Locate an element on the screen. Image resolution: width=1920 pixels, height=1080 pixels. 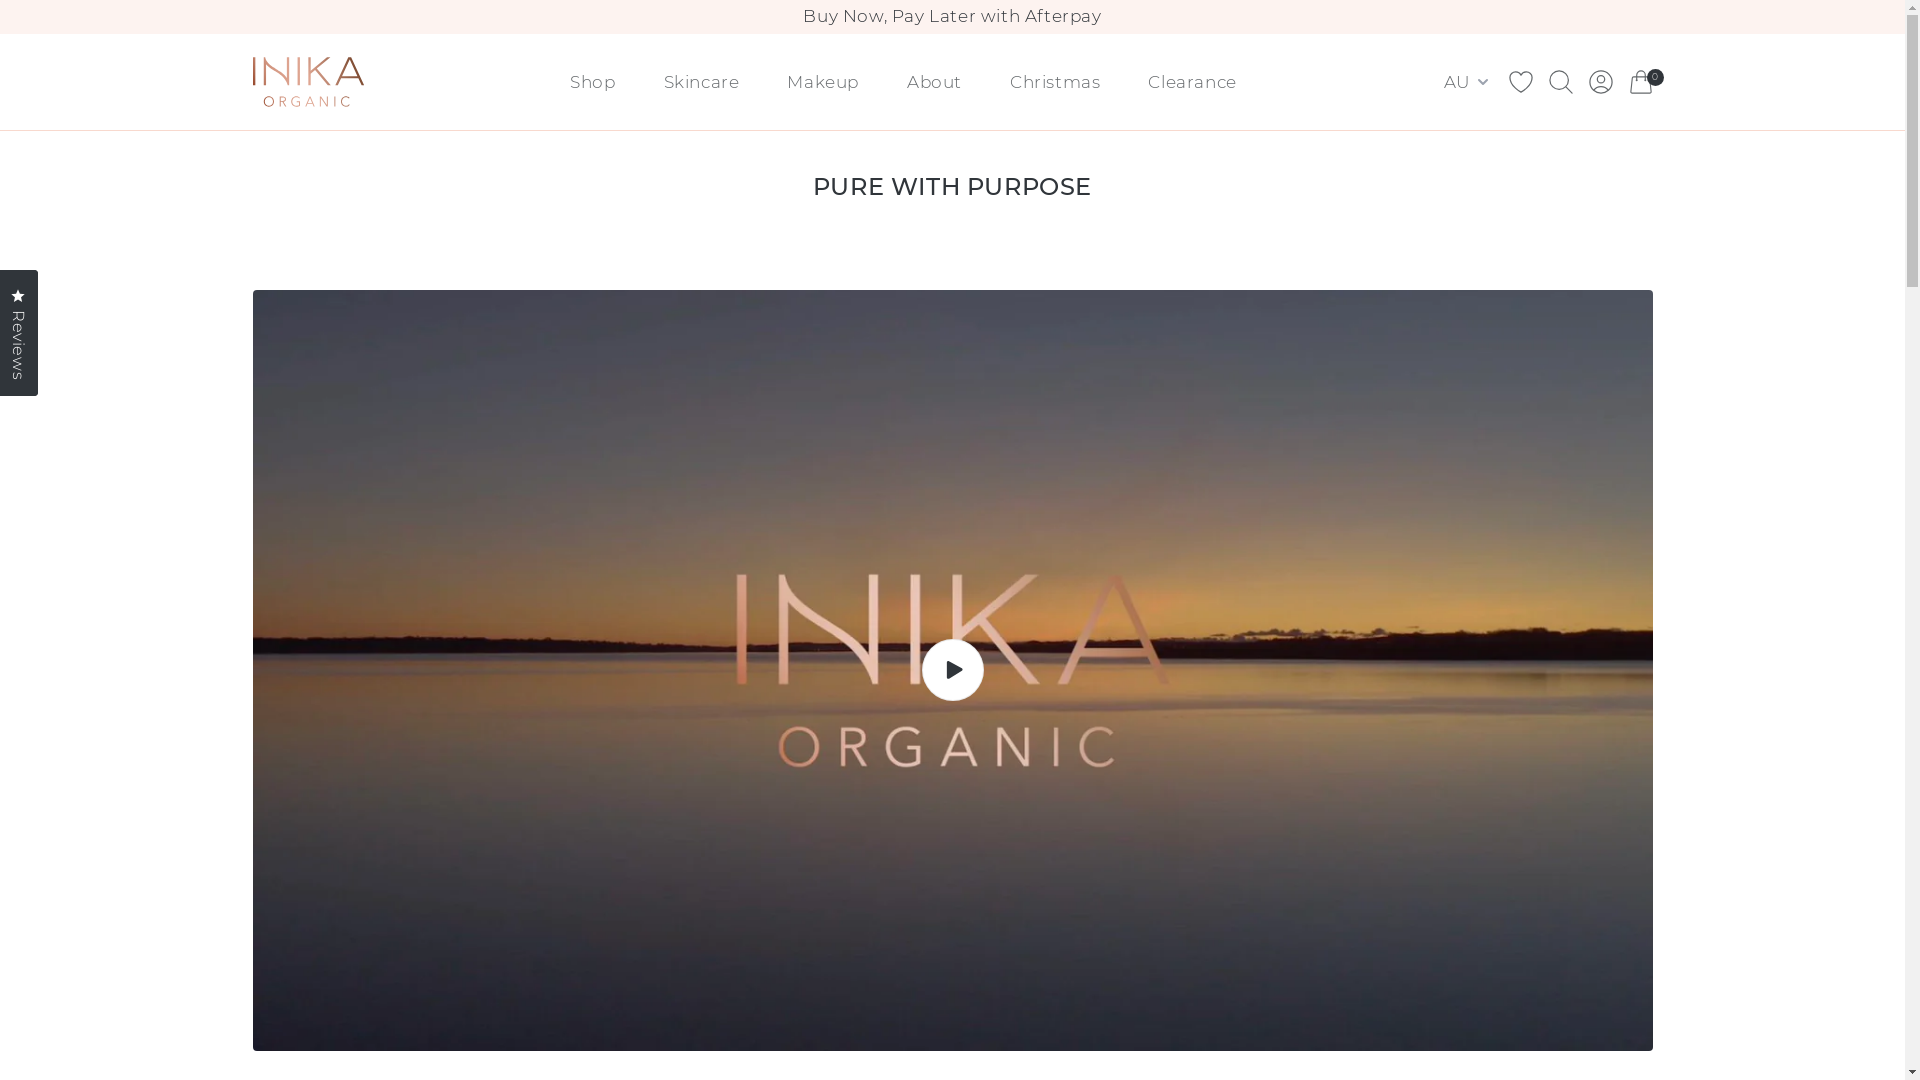
'Makeup' is located at coordinates (822, 80).